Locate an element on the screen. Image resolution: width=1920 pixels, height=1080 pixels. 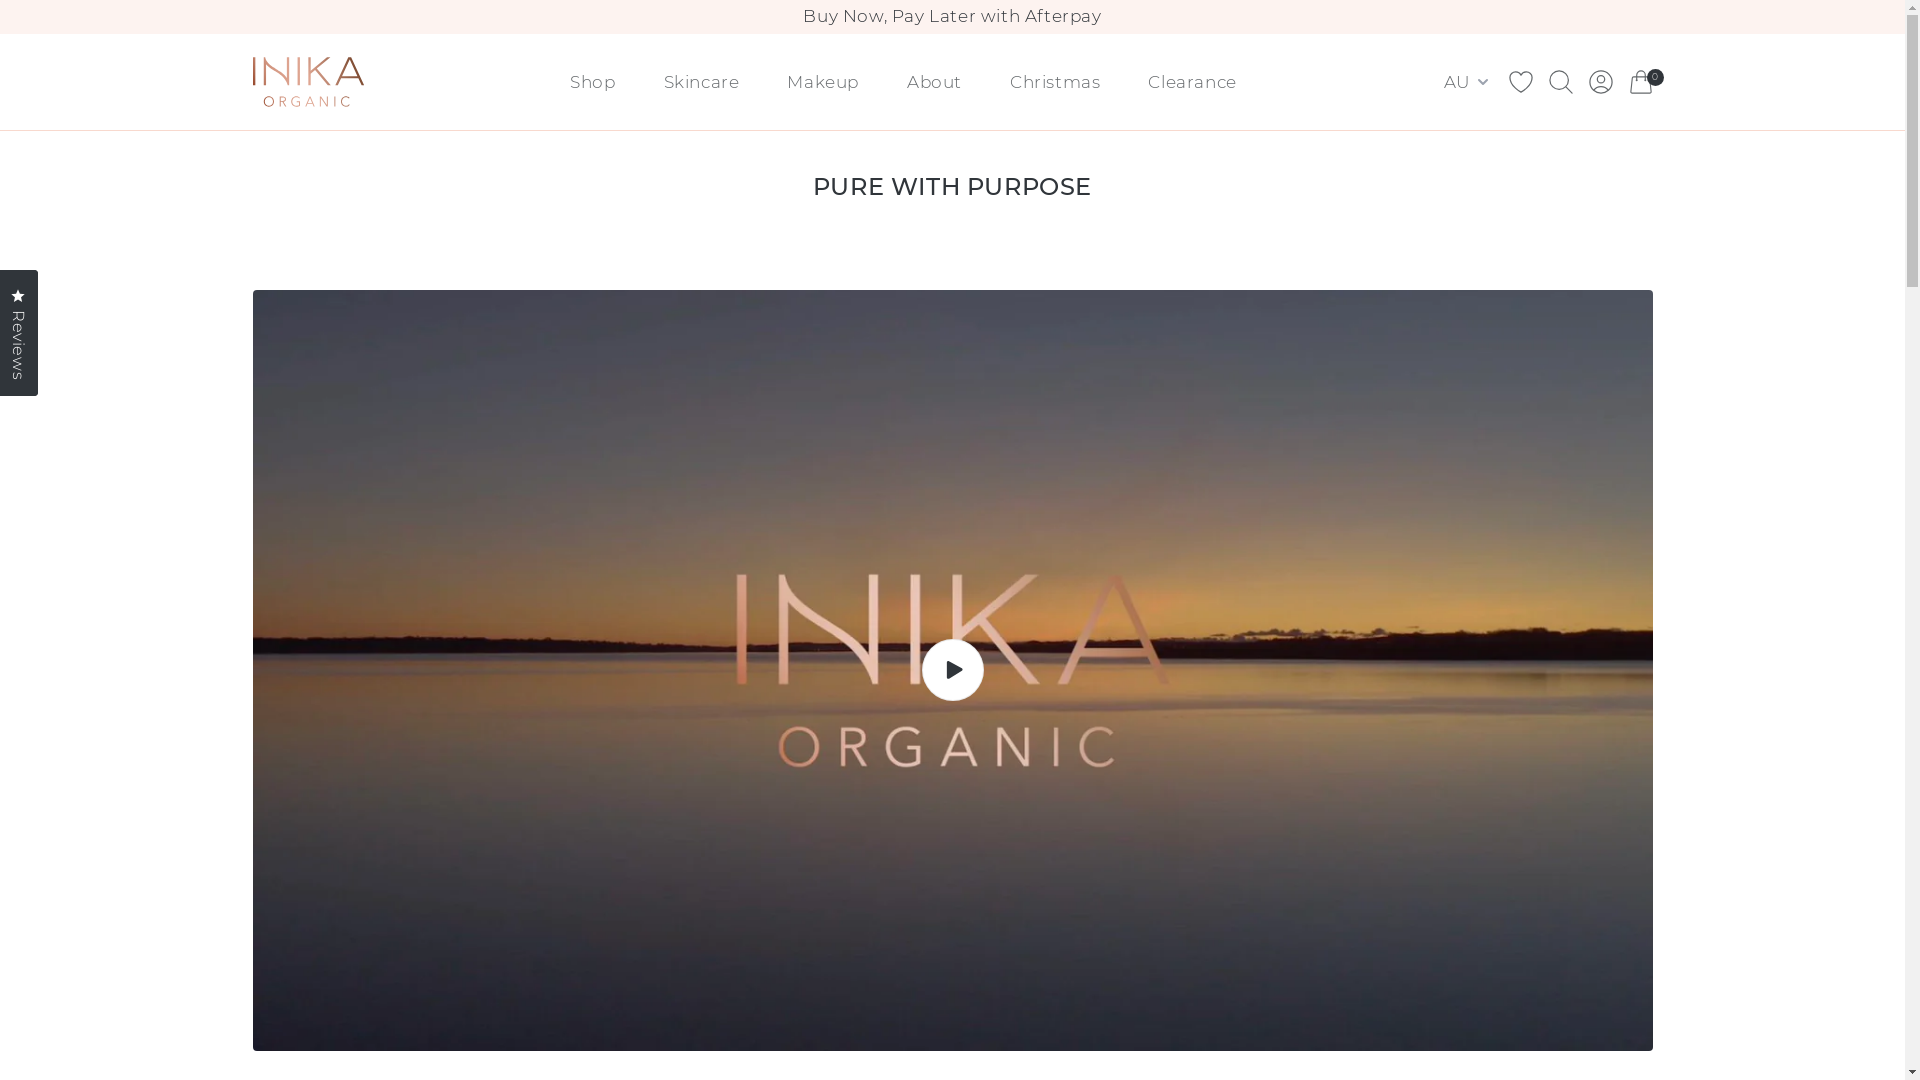
'Makeup' is located at coordinates (822, 80).